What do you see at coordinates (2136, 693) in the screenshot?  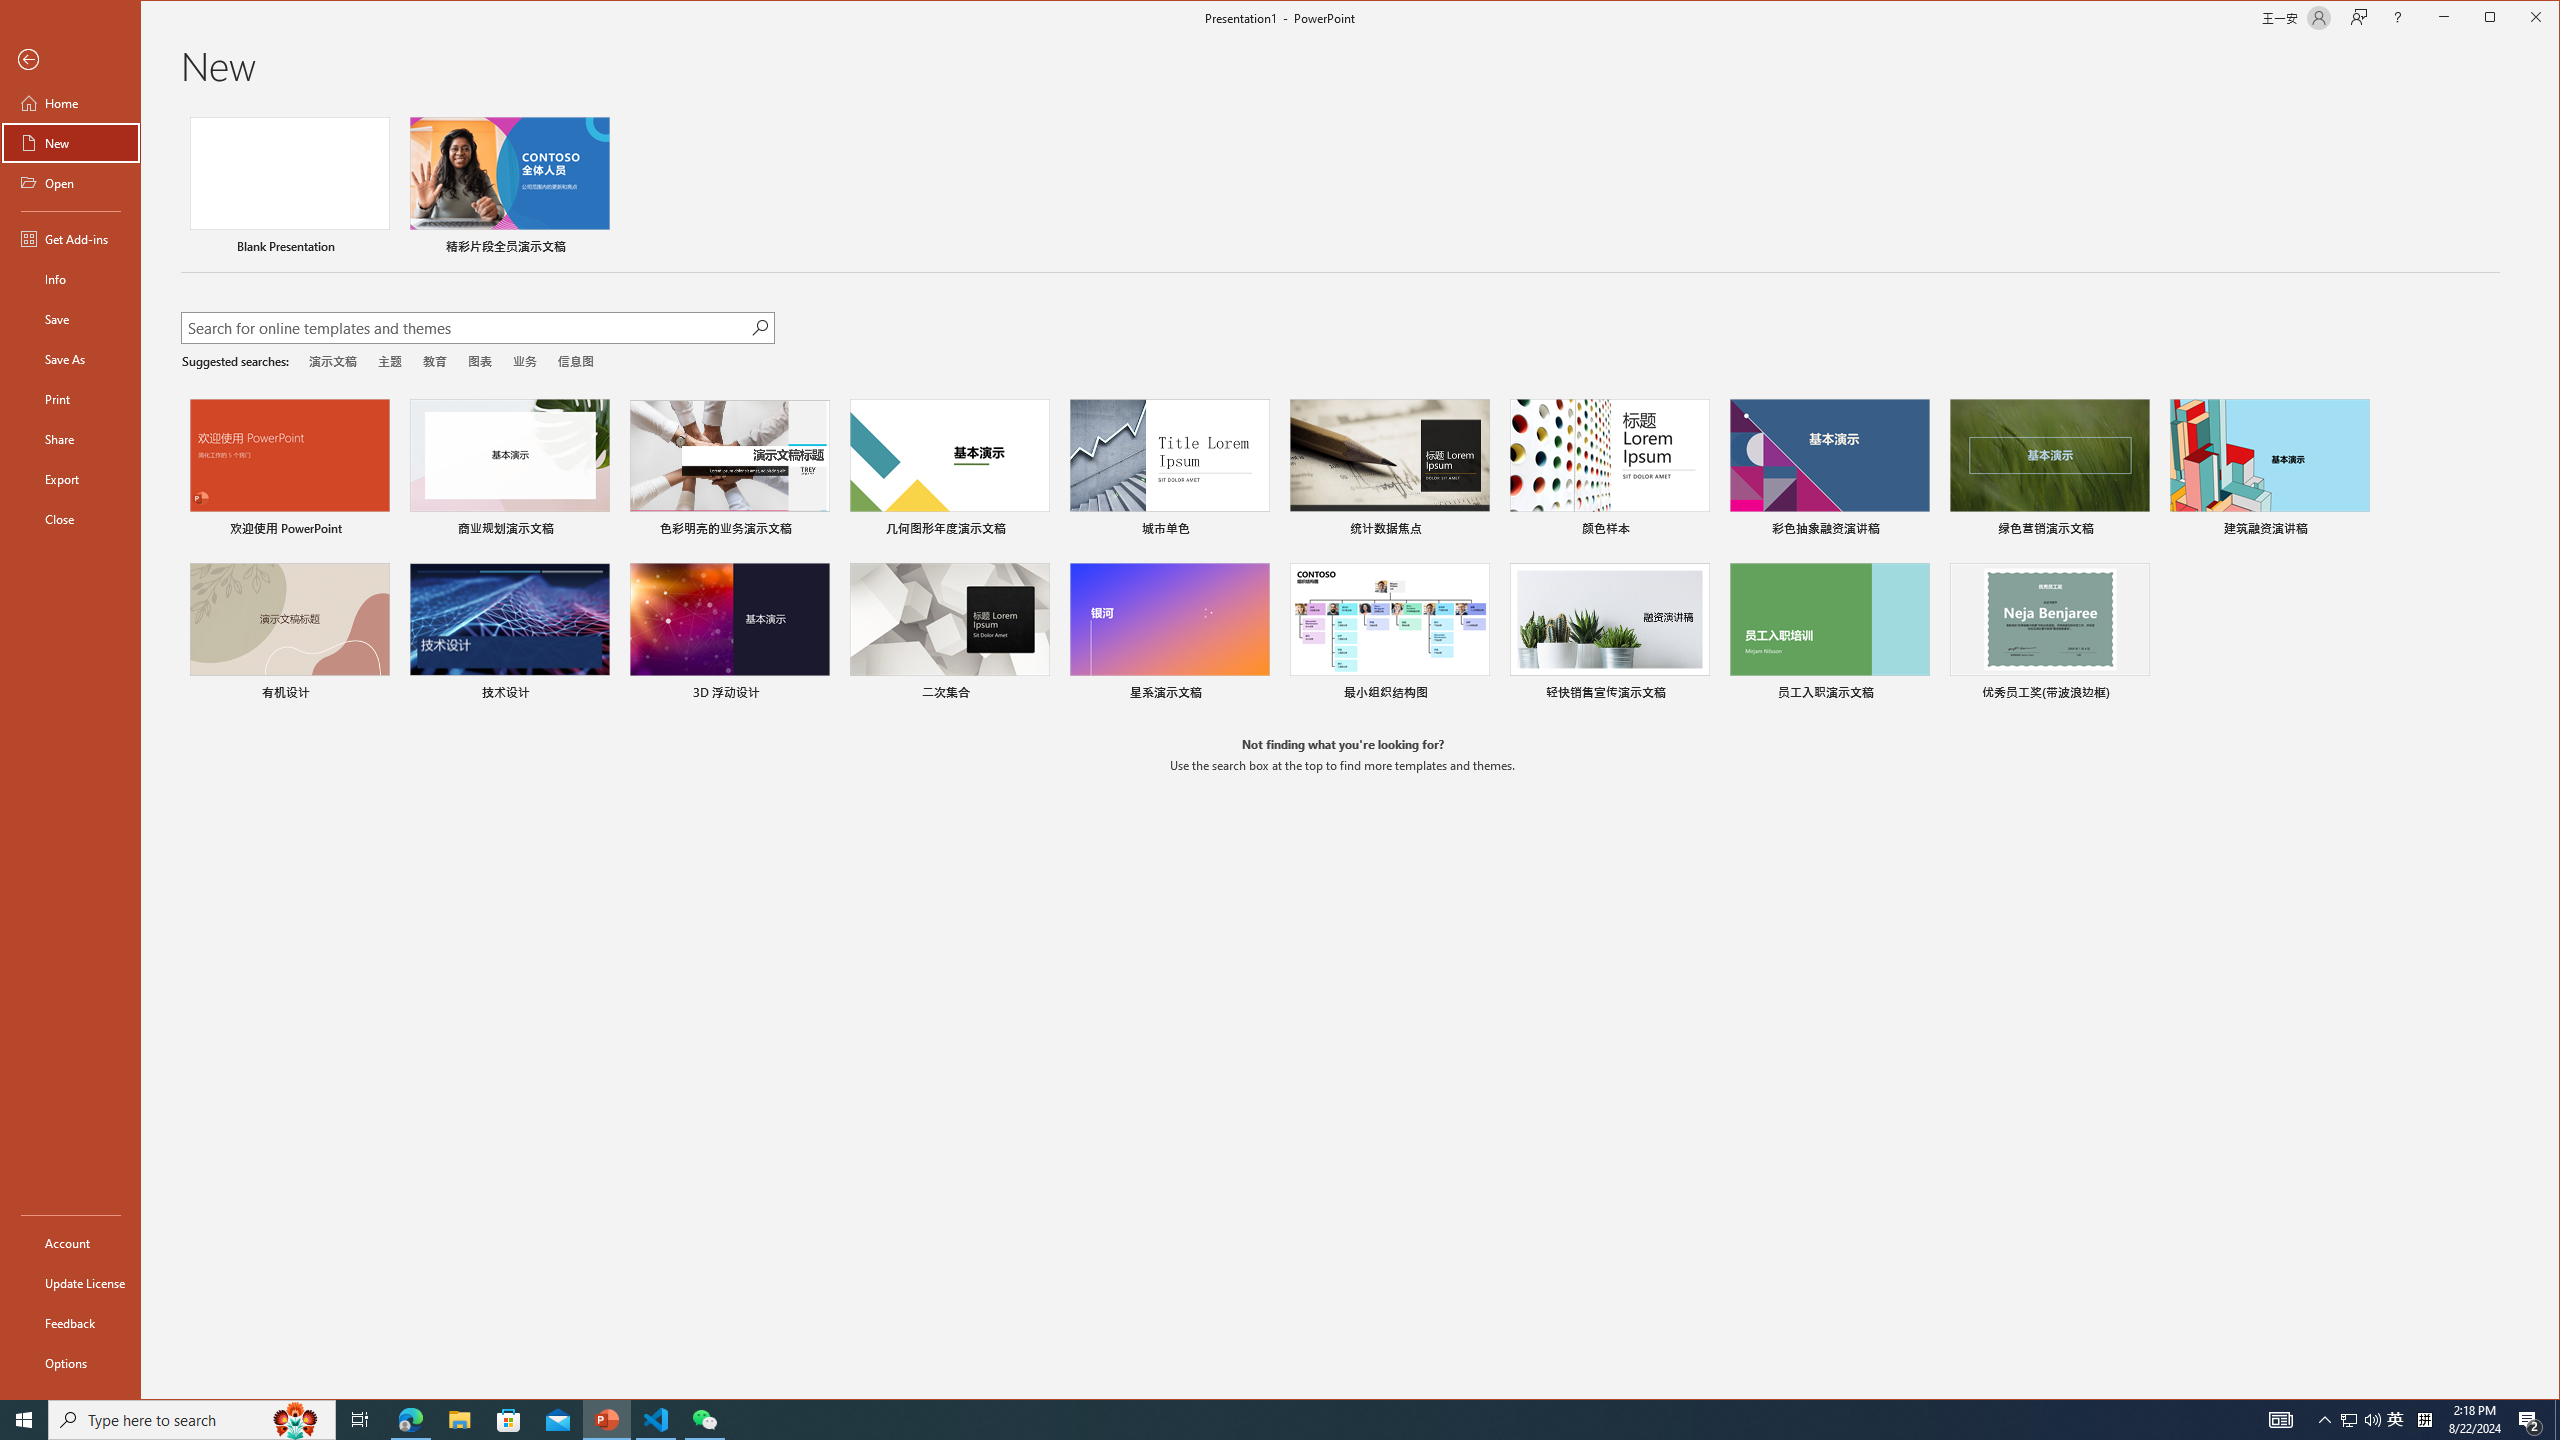 I see `'Pin to list'` at bounding box center [2136, 693].